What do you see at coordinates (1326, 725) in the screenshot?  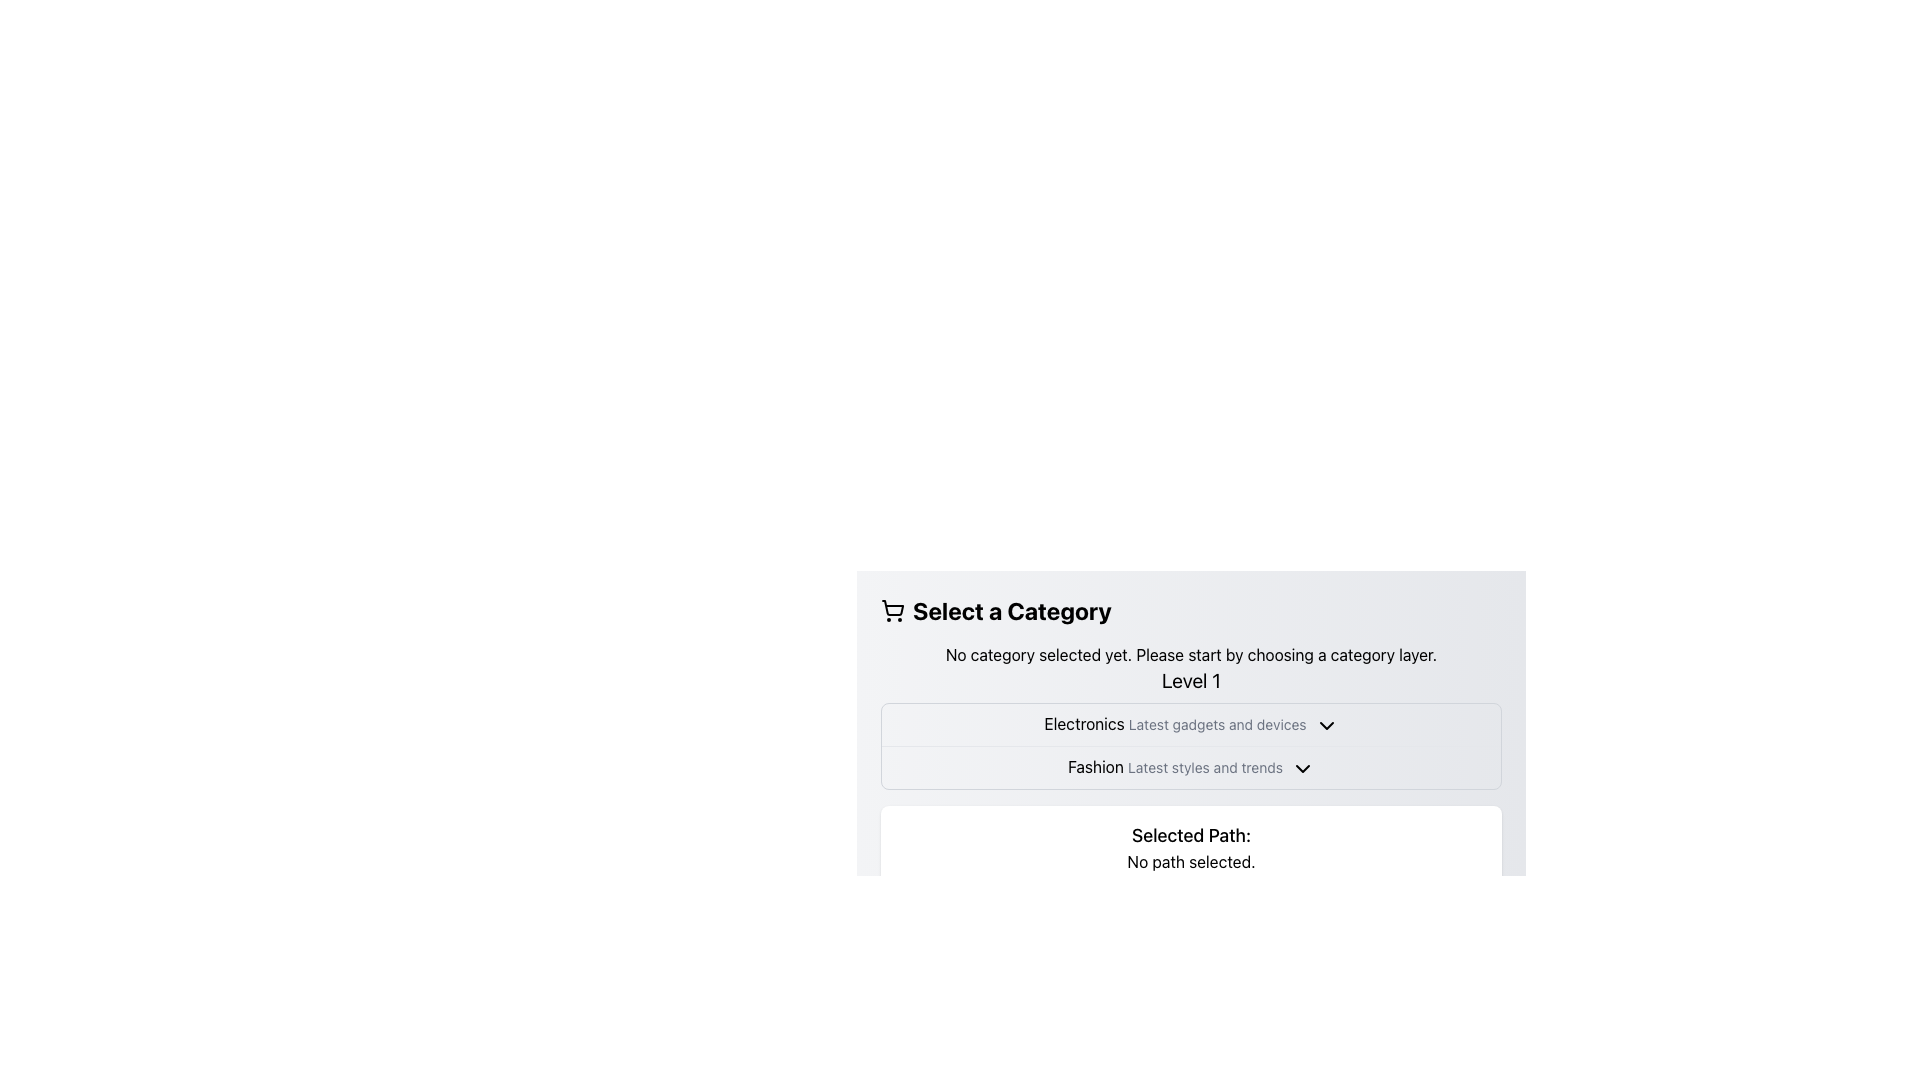 I see `the chevron-down icon located to the right of the 'Electronics Latest gadgets and devices' text` at bounding box center [1326, 725].